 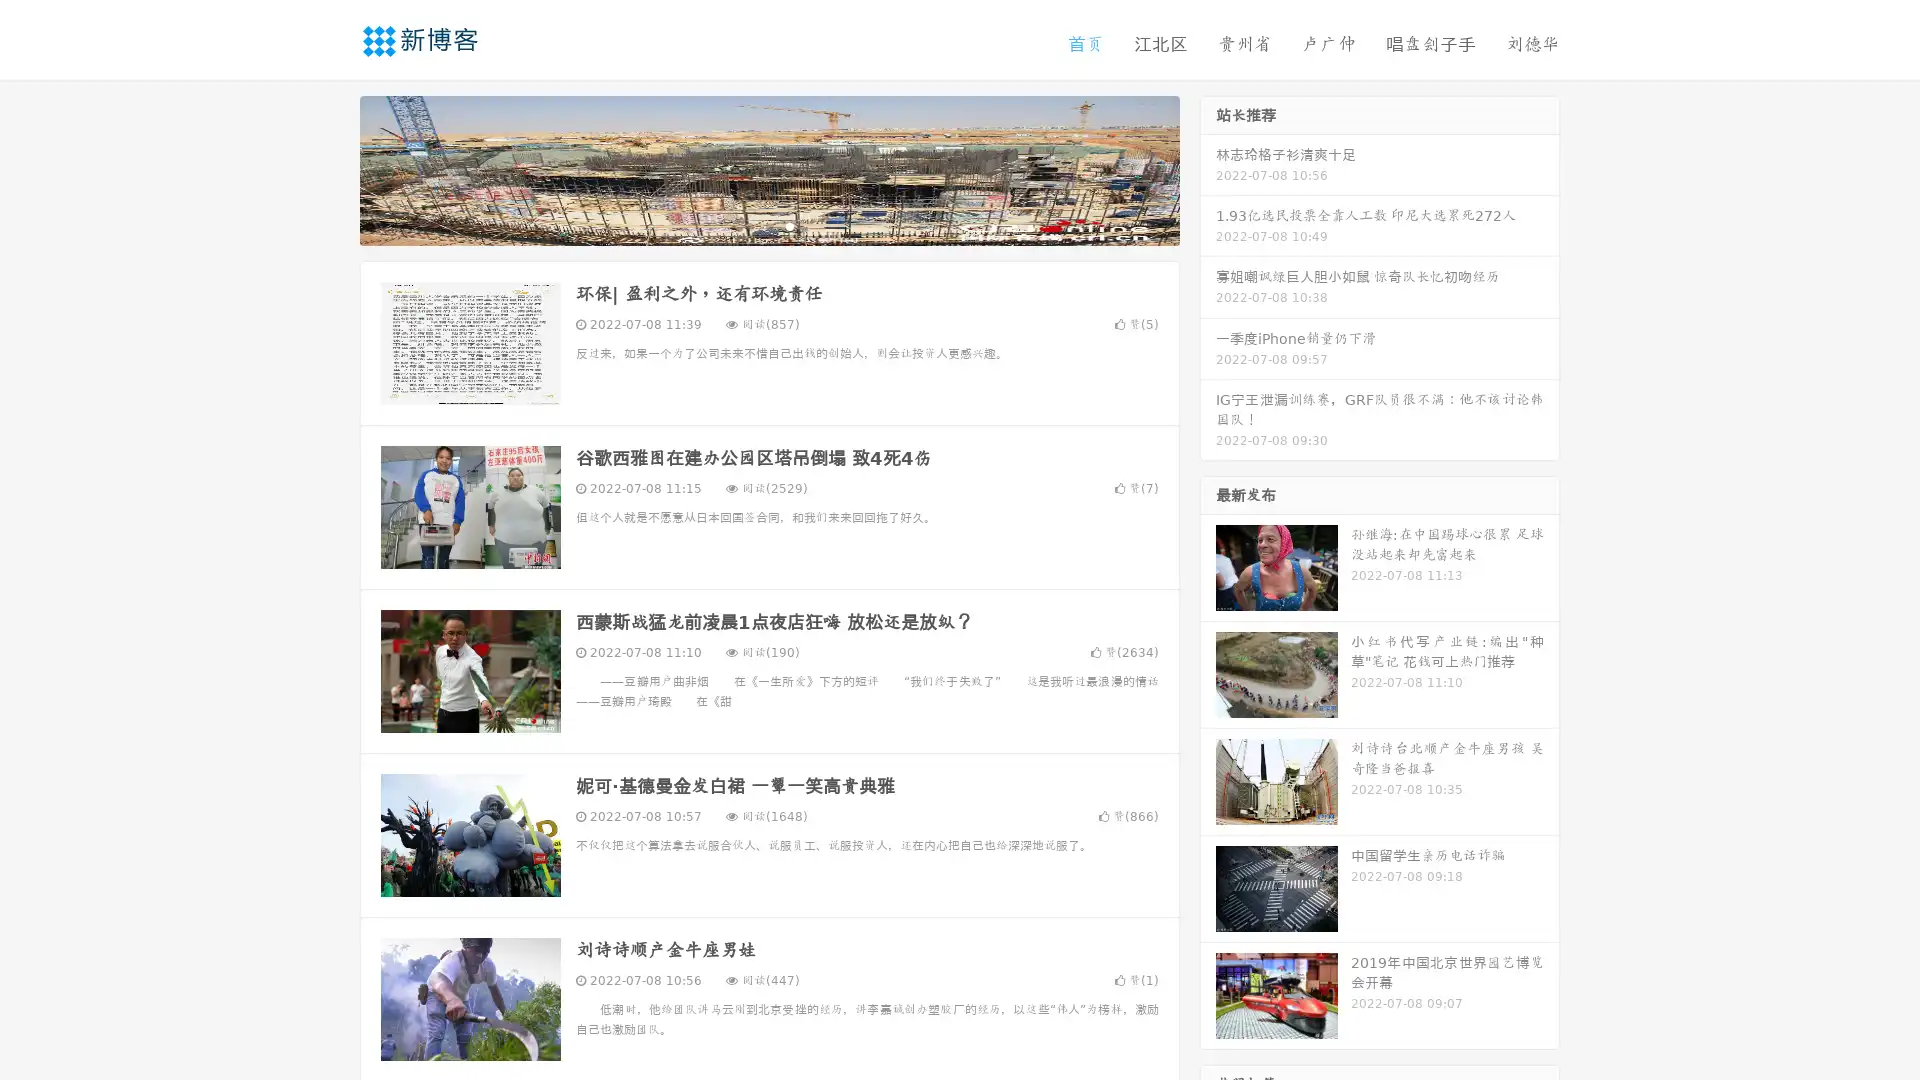 What do you see at coordinates (768, 225) in the screenshot?
I see `Go to slide 2` at bounding box center [768, 225].